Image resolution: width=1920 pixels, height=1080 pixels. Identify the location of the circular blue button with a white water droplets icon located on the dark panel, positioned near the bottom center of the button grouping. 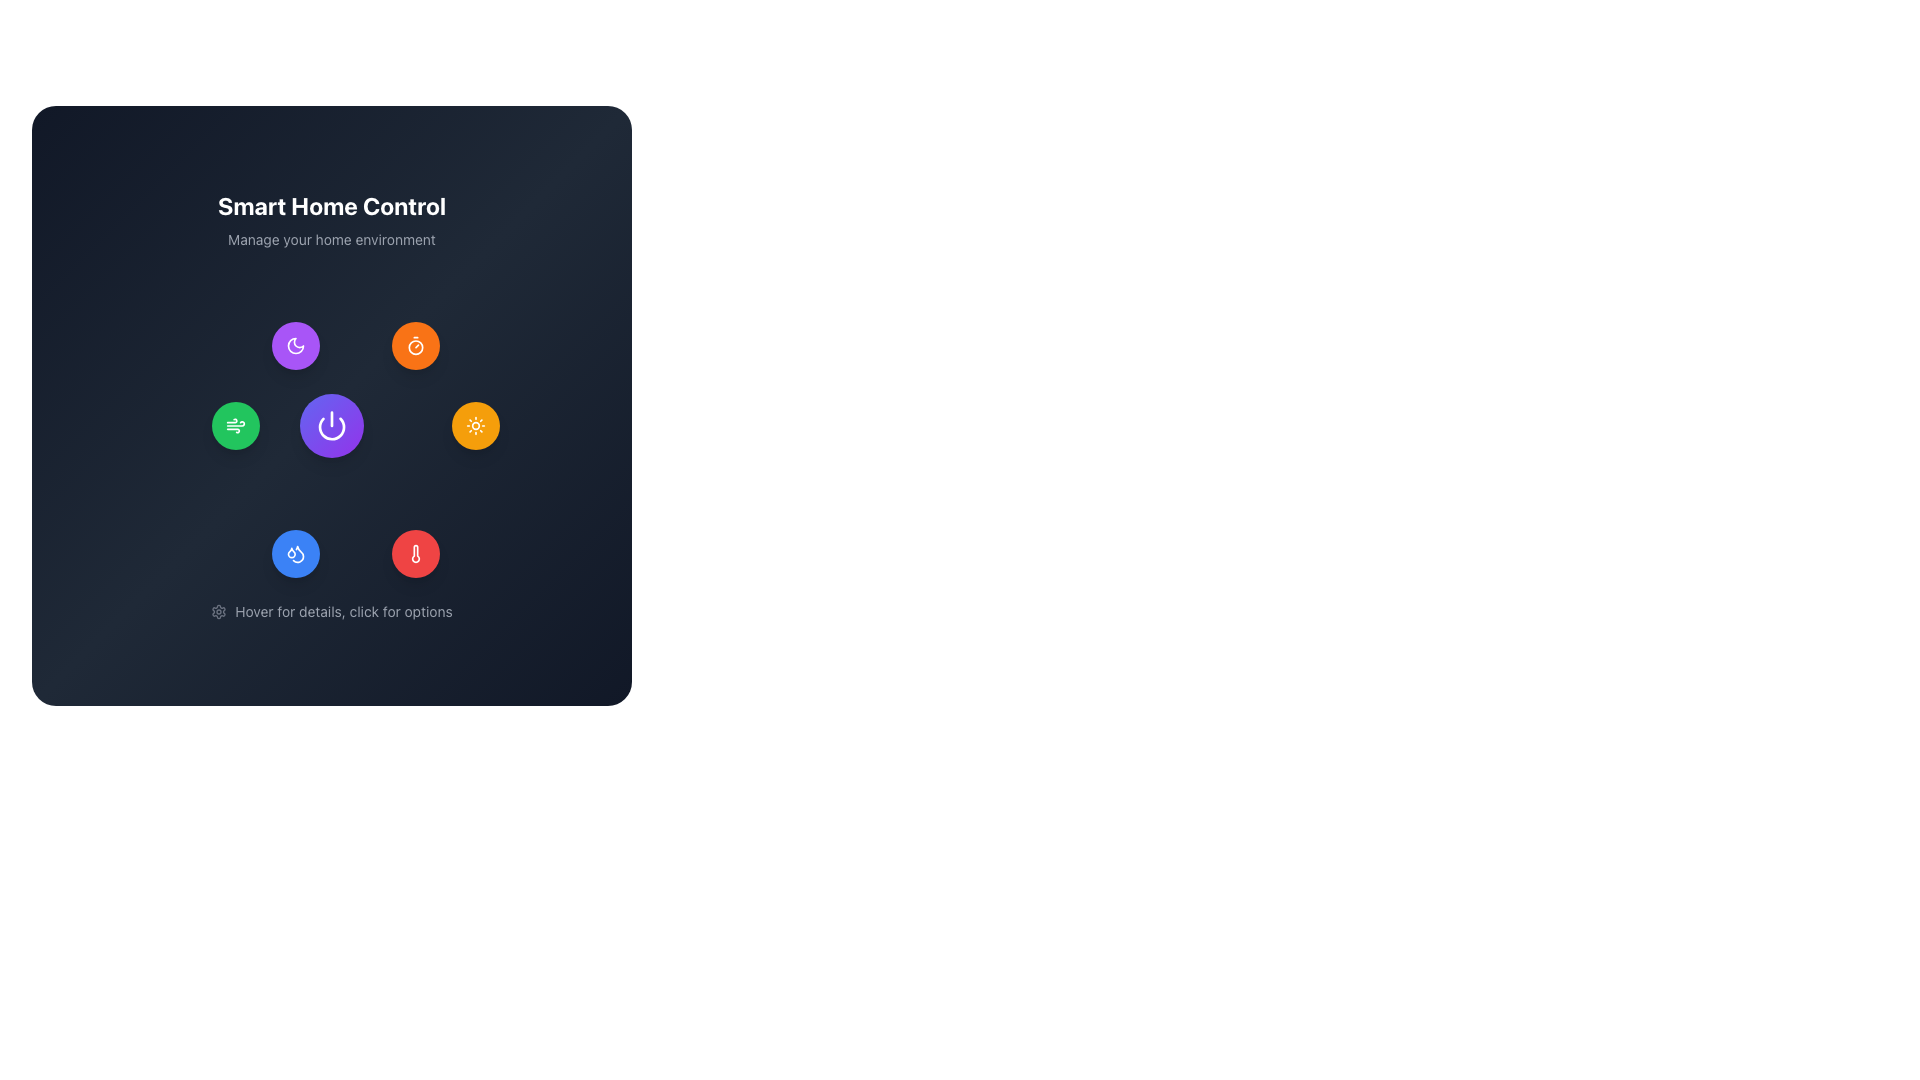
(295, 554).